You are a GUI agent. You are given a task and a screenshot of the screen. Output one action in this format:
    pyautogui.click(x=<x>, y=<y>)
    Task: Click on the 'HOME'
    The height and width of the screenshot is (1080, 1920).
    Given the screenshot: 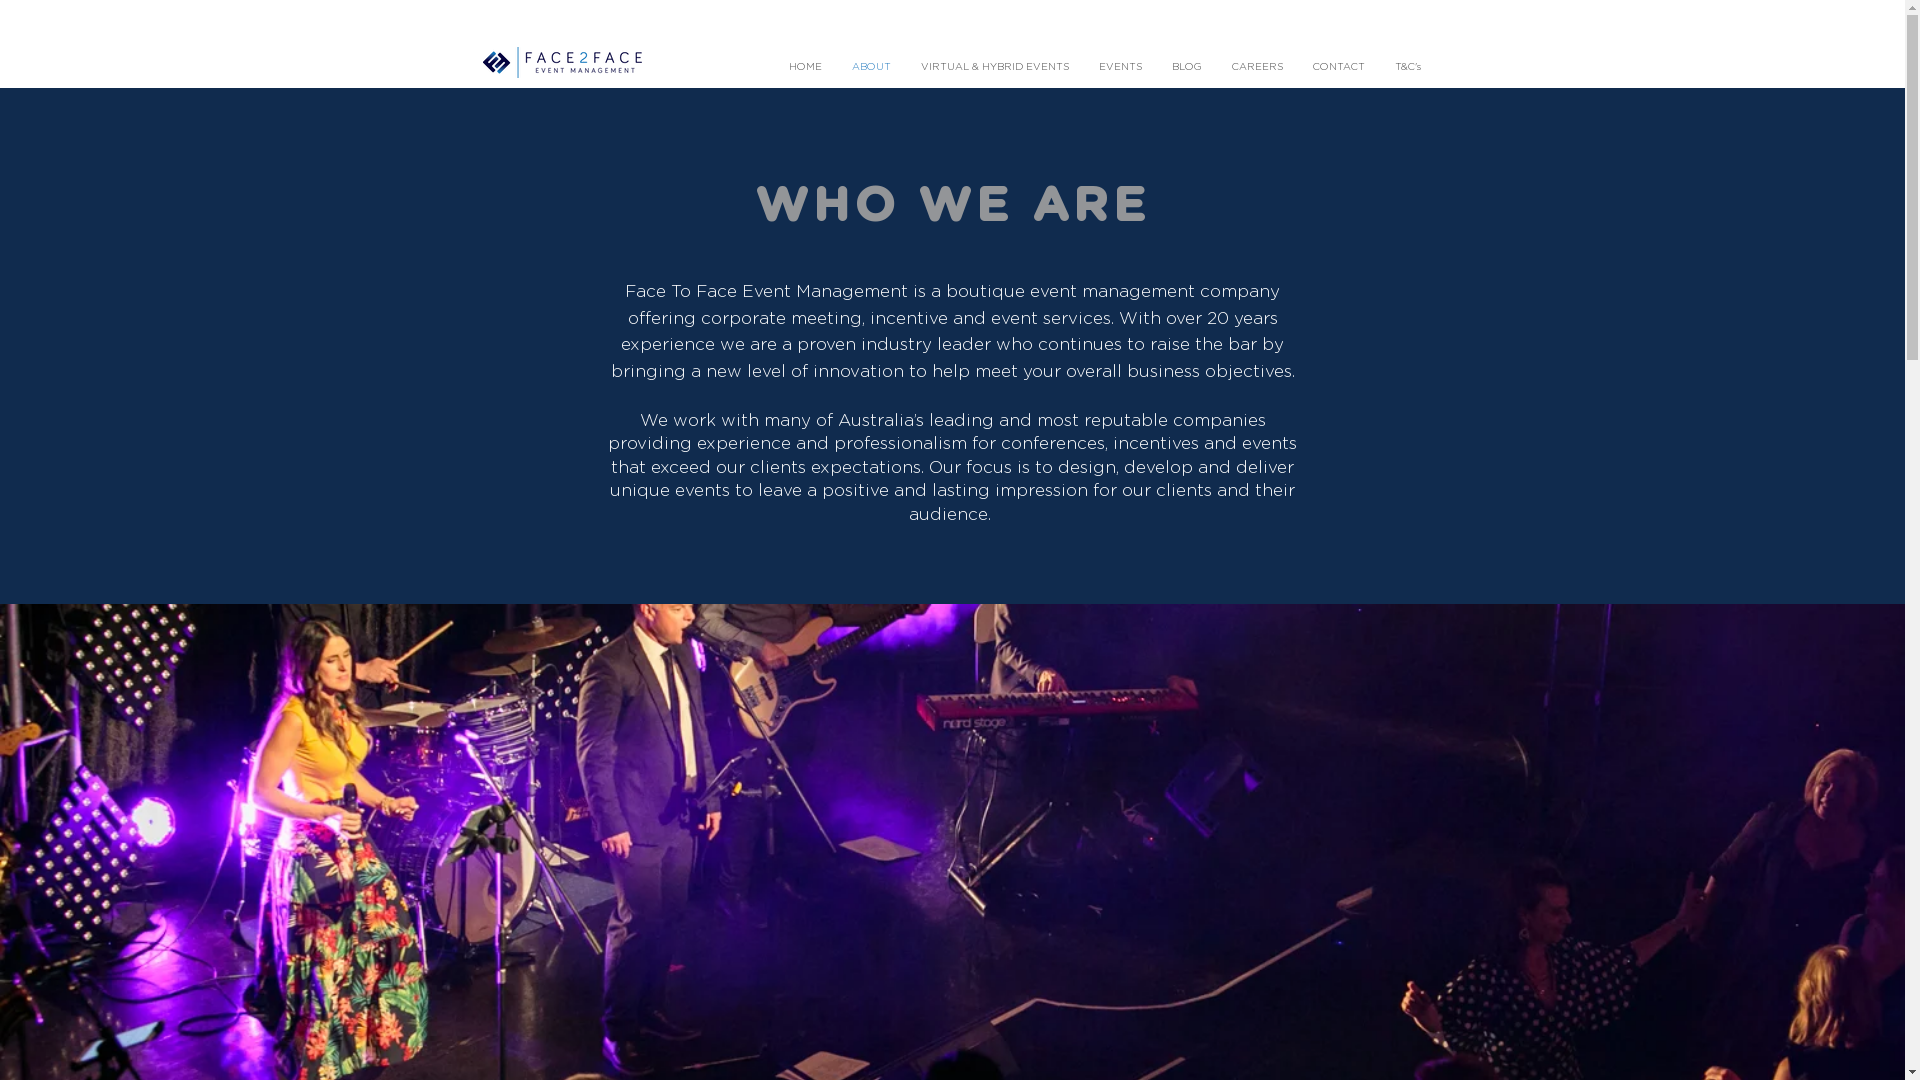 What is the action you would take?
    pyautogui.click(x=805, y=66)
    